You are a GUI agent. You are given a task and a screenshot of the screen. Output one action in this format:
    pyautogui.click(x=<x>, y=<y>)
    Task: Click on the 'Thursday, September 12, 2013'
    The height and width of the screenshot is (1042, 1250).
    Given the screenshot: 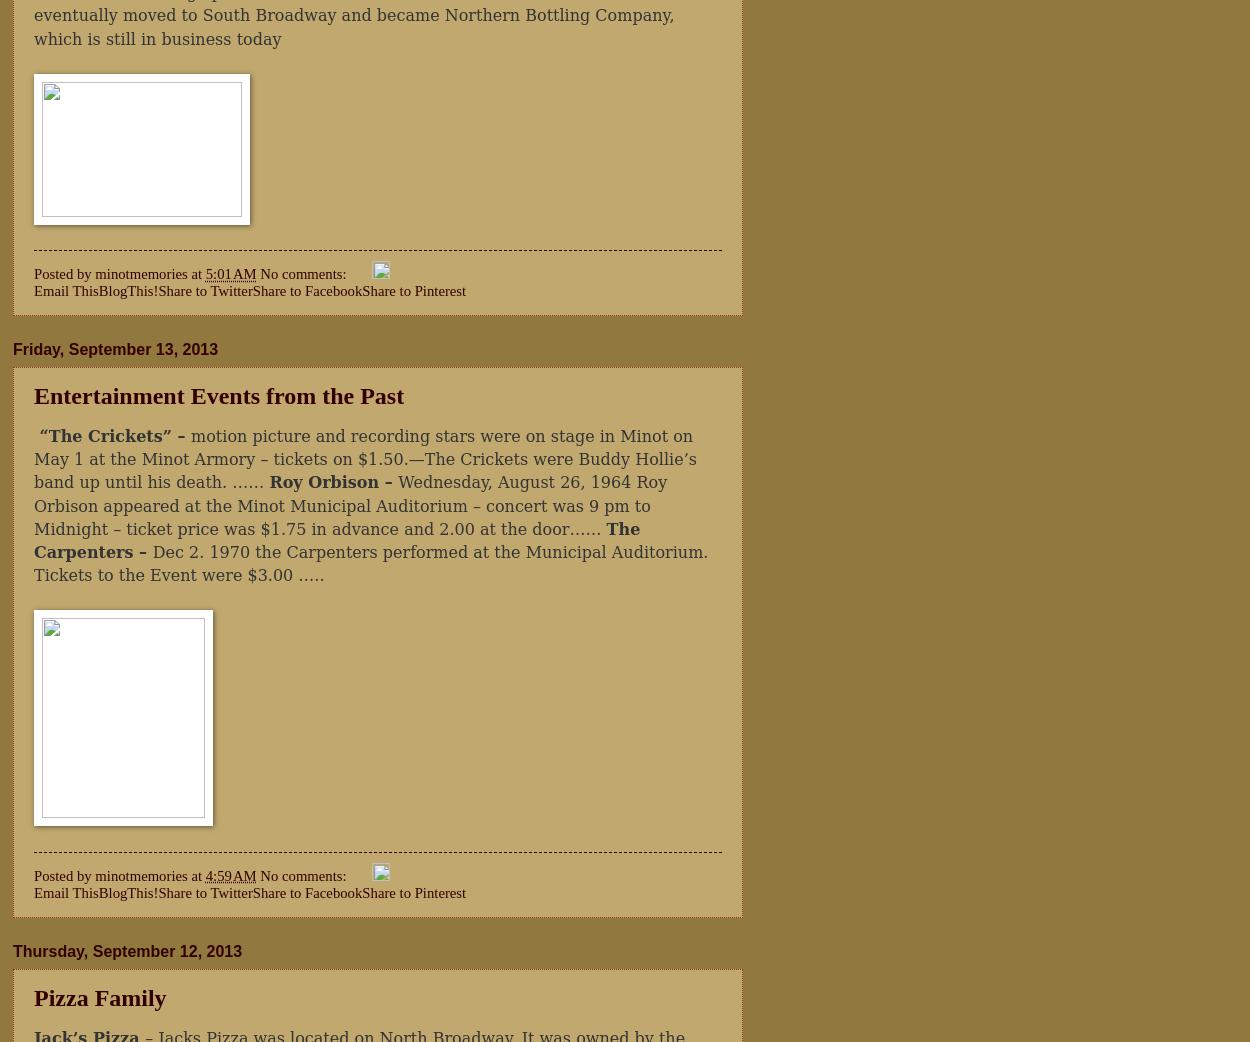 What is the action you would take?
    pyautogui.click(x=127, y=949)
    